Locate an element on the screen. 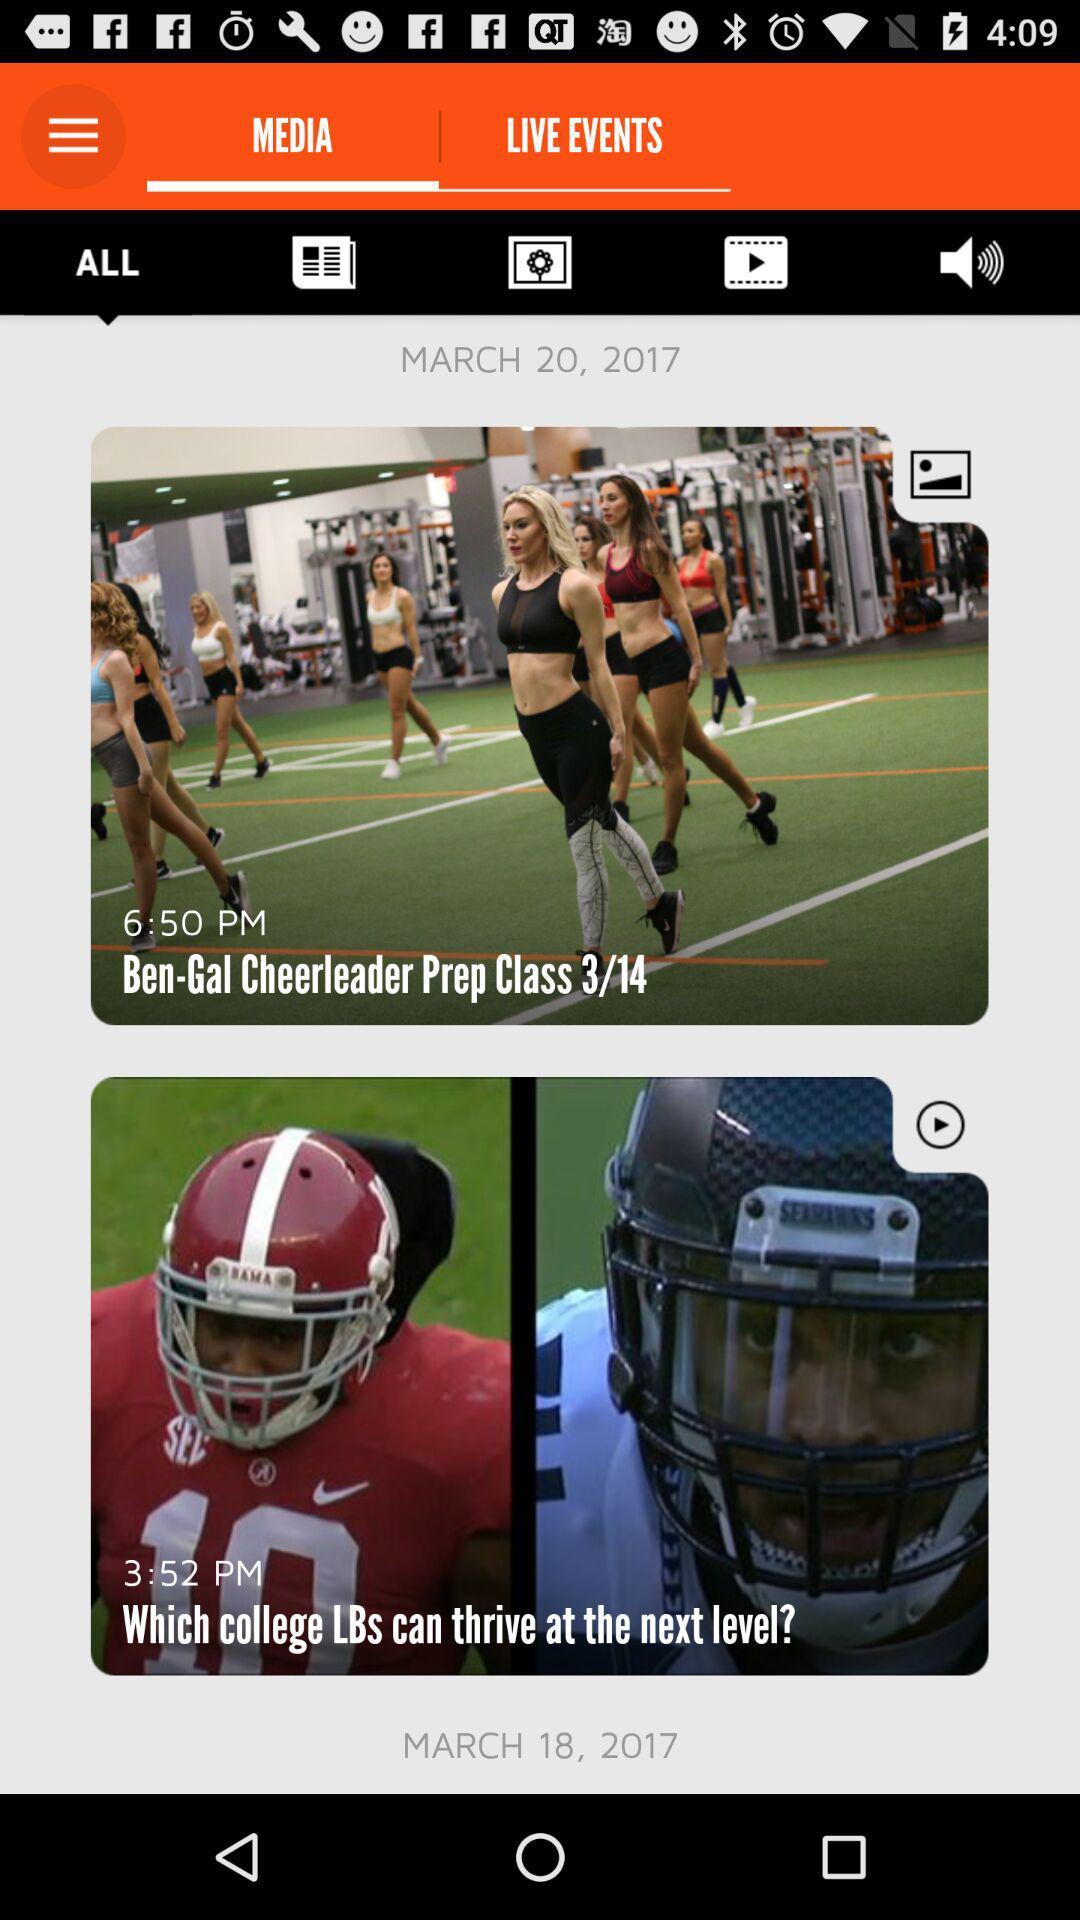  item to the left of the media icon is located at coordinates (72, 135).